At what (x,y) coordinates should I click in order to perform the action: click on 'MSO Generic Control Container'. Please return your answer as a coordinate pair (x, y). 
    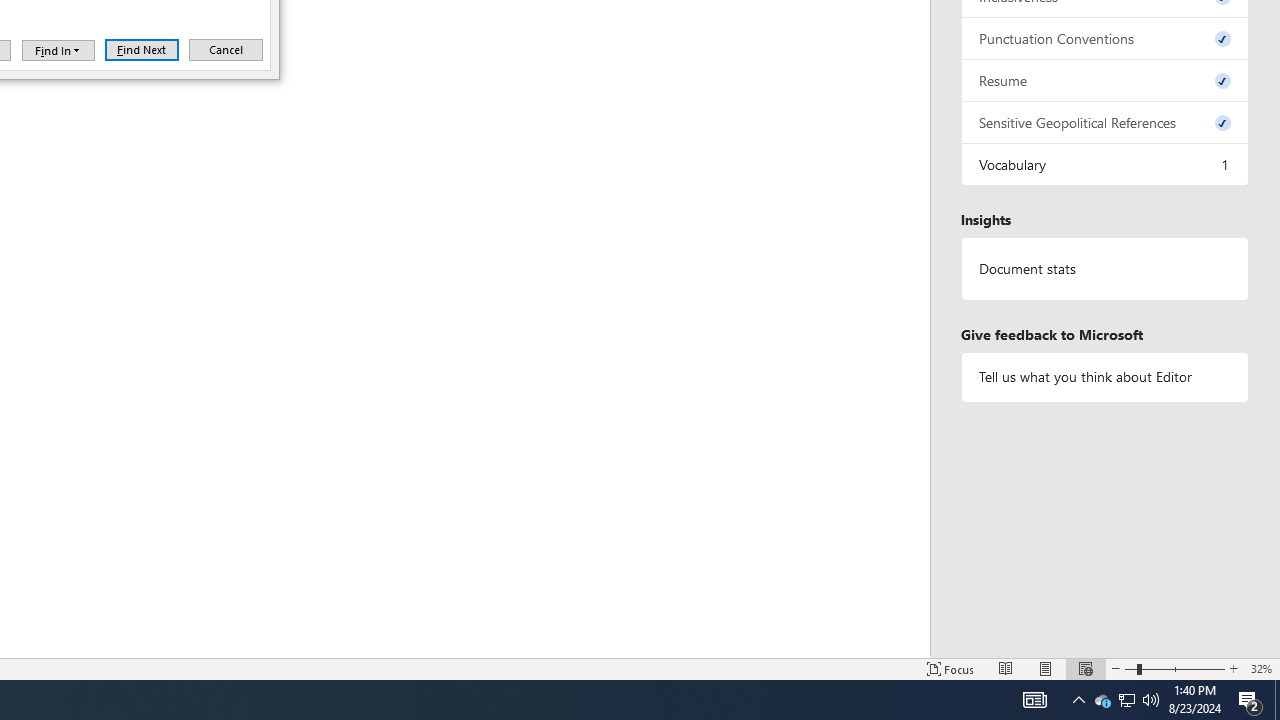
    Looking at the image, I should click on (1127, 698).